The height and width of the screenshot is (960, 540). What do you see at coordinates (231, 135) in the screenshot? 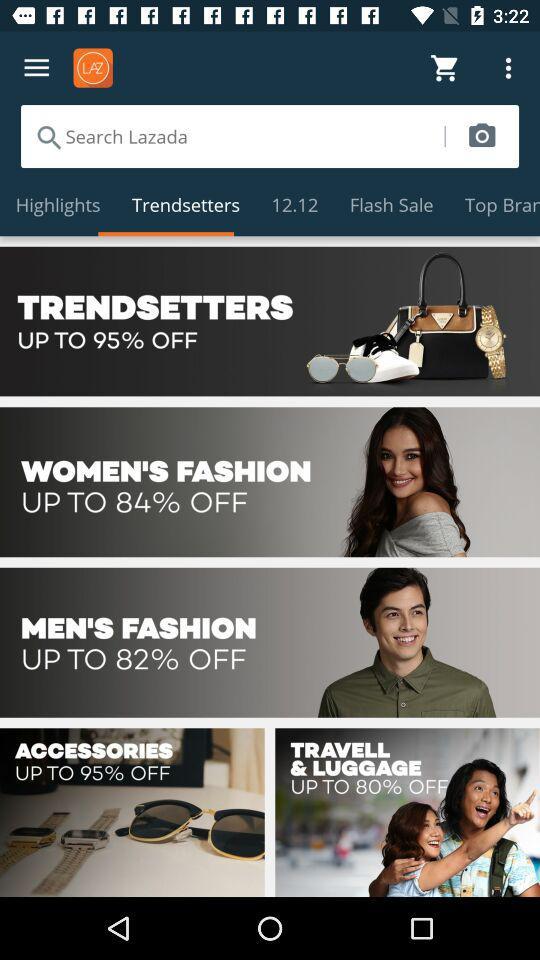
I see `input a search string` at bounding box center [231, 135].